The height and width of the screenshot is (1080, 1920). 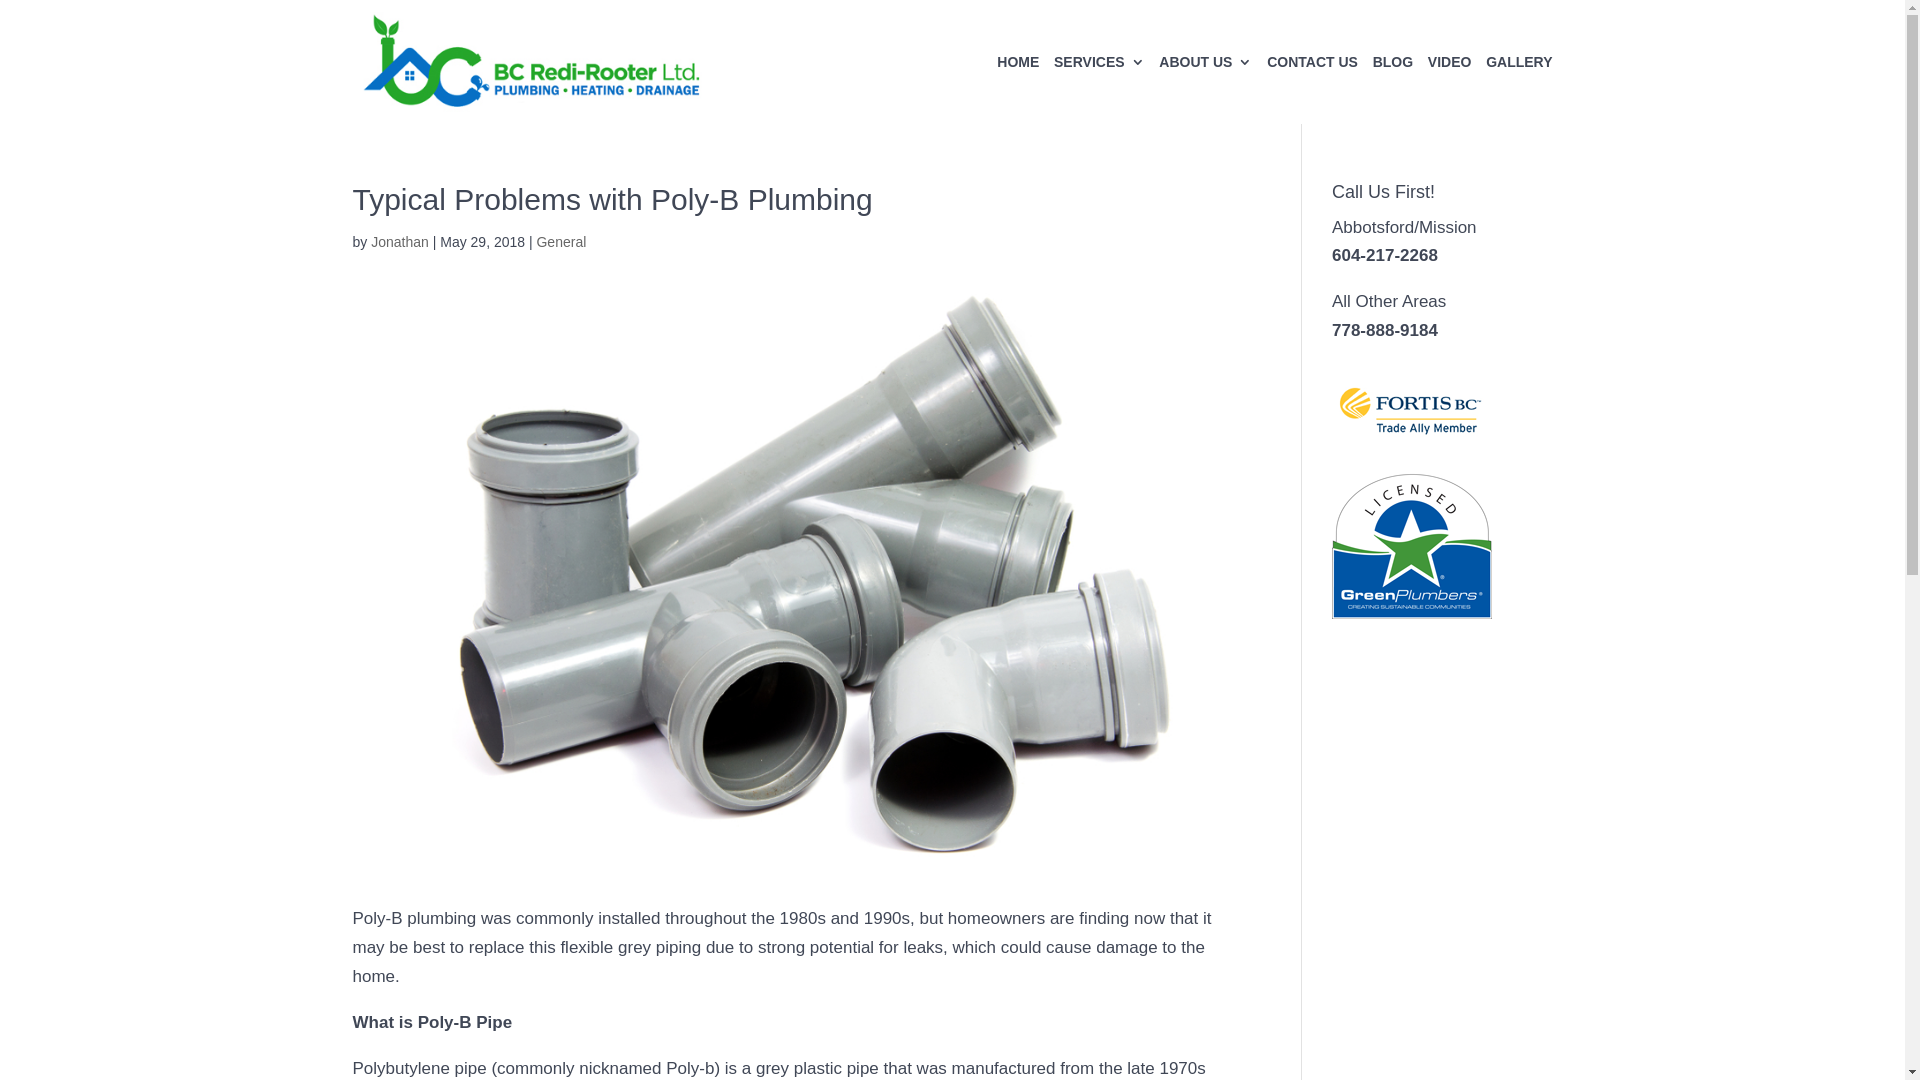 What do you see at coordinates (1449, 88) in the screenshot?
I see `'VIDEO'` at bounding box center [1449, 88].